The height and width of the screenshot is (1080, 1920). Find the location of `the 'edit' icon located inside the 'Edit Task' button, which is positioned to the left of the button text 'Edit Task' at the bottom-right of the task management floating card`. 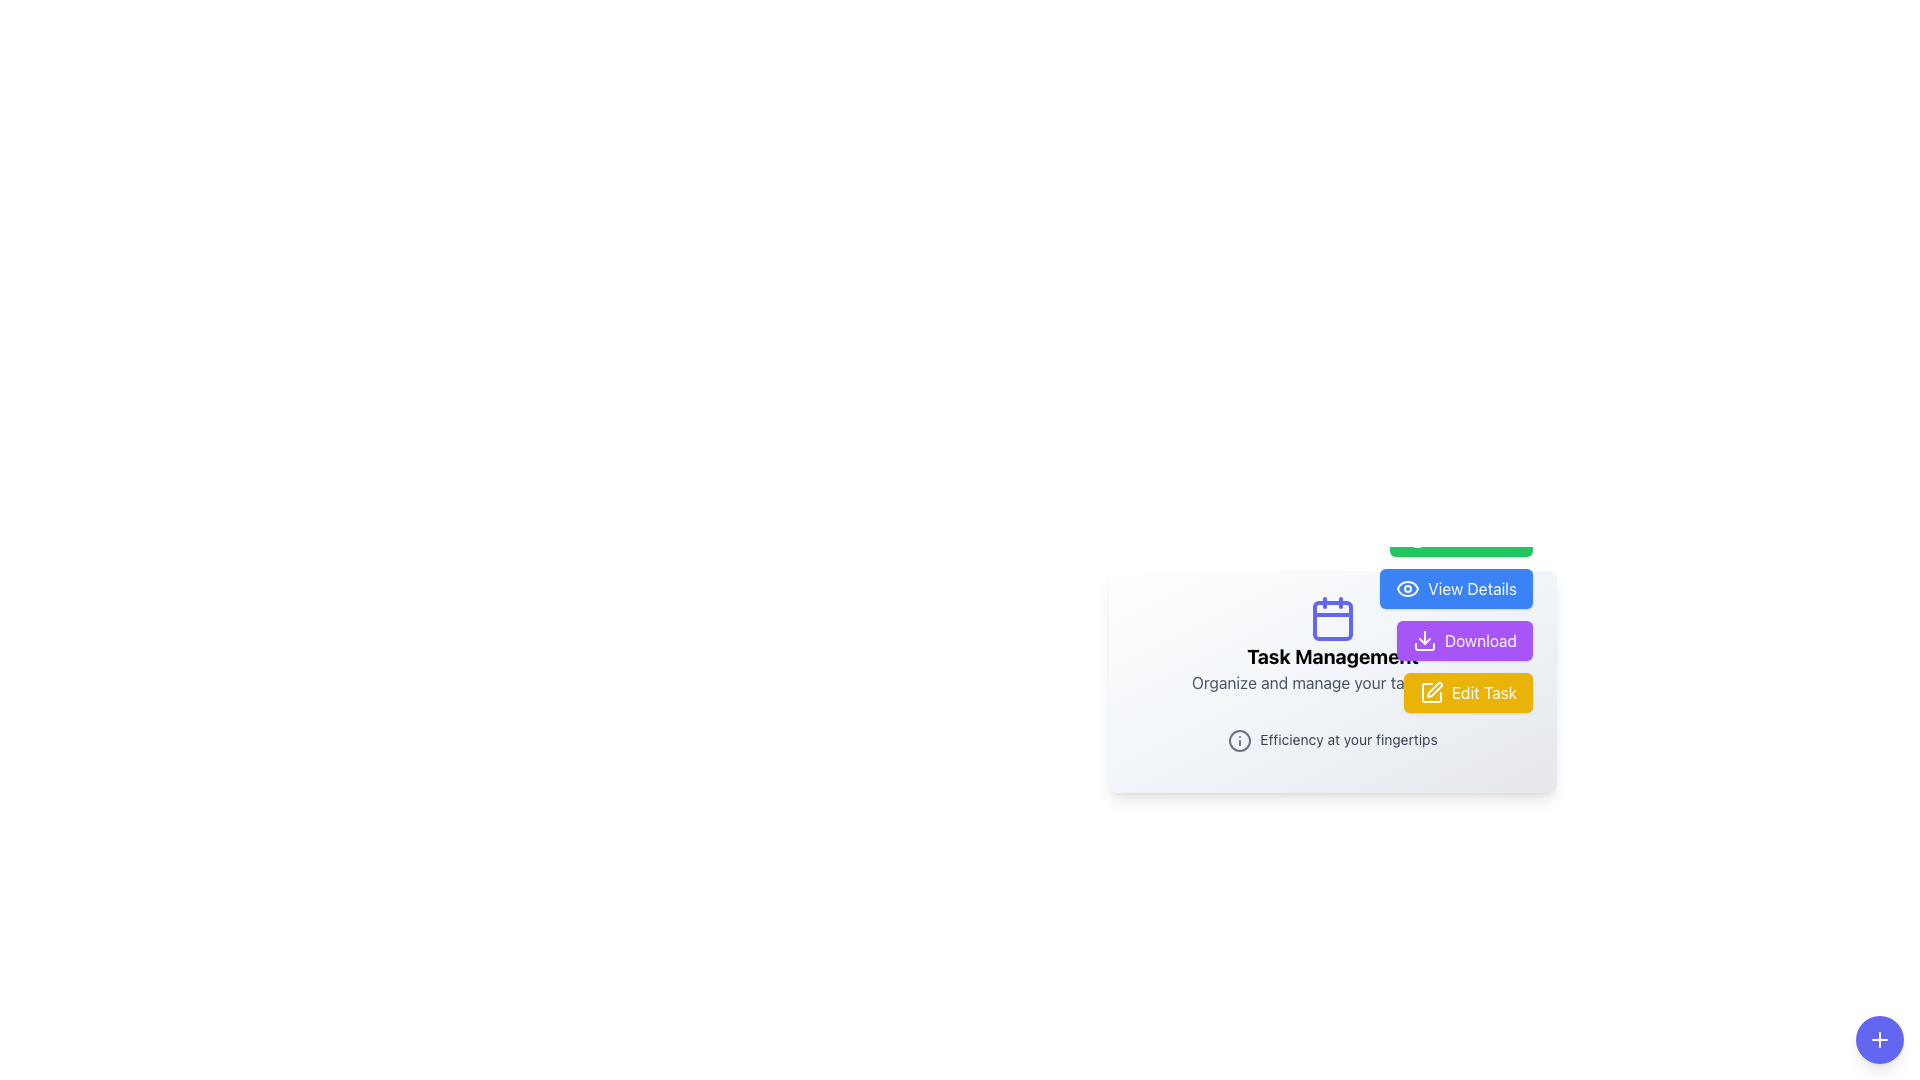

the 'edit' icon located inside the 'Edit Task' button, which is positioned to the left of the button text 'Edit Task' at the bottom-right of the task management floating card is located at coordinates (1430, 691).